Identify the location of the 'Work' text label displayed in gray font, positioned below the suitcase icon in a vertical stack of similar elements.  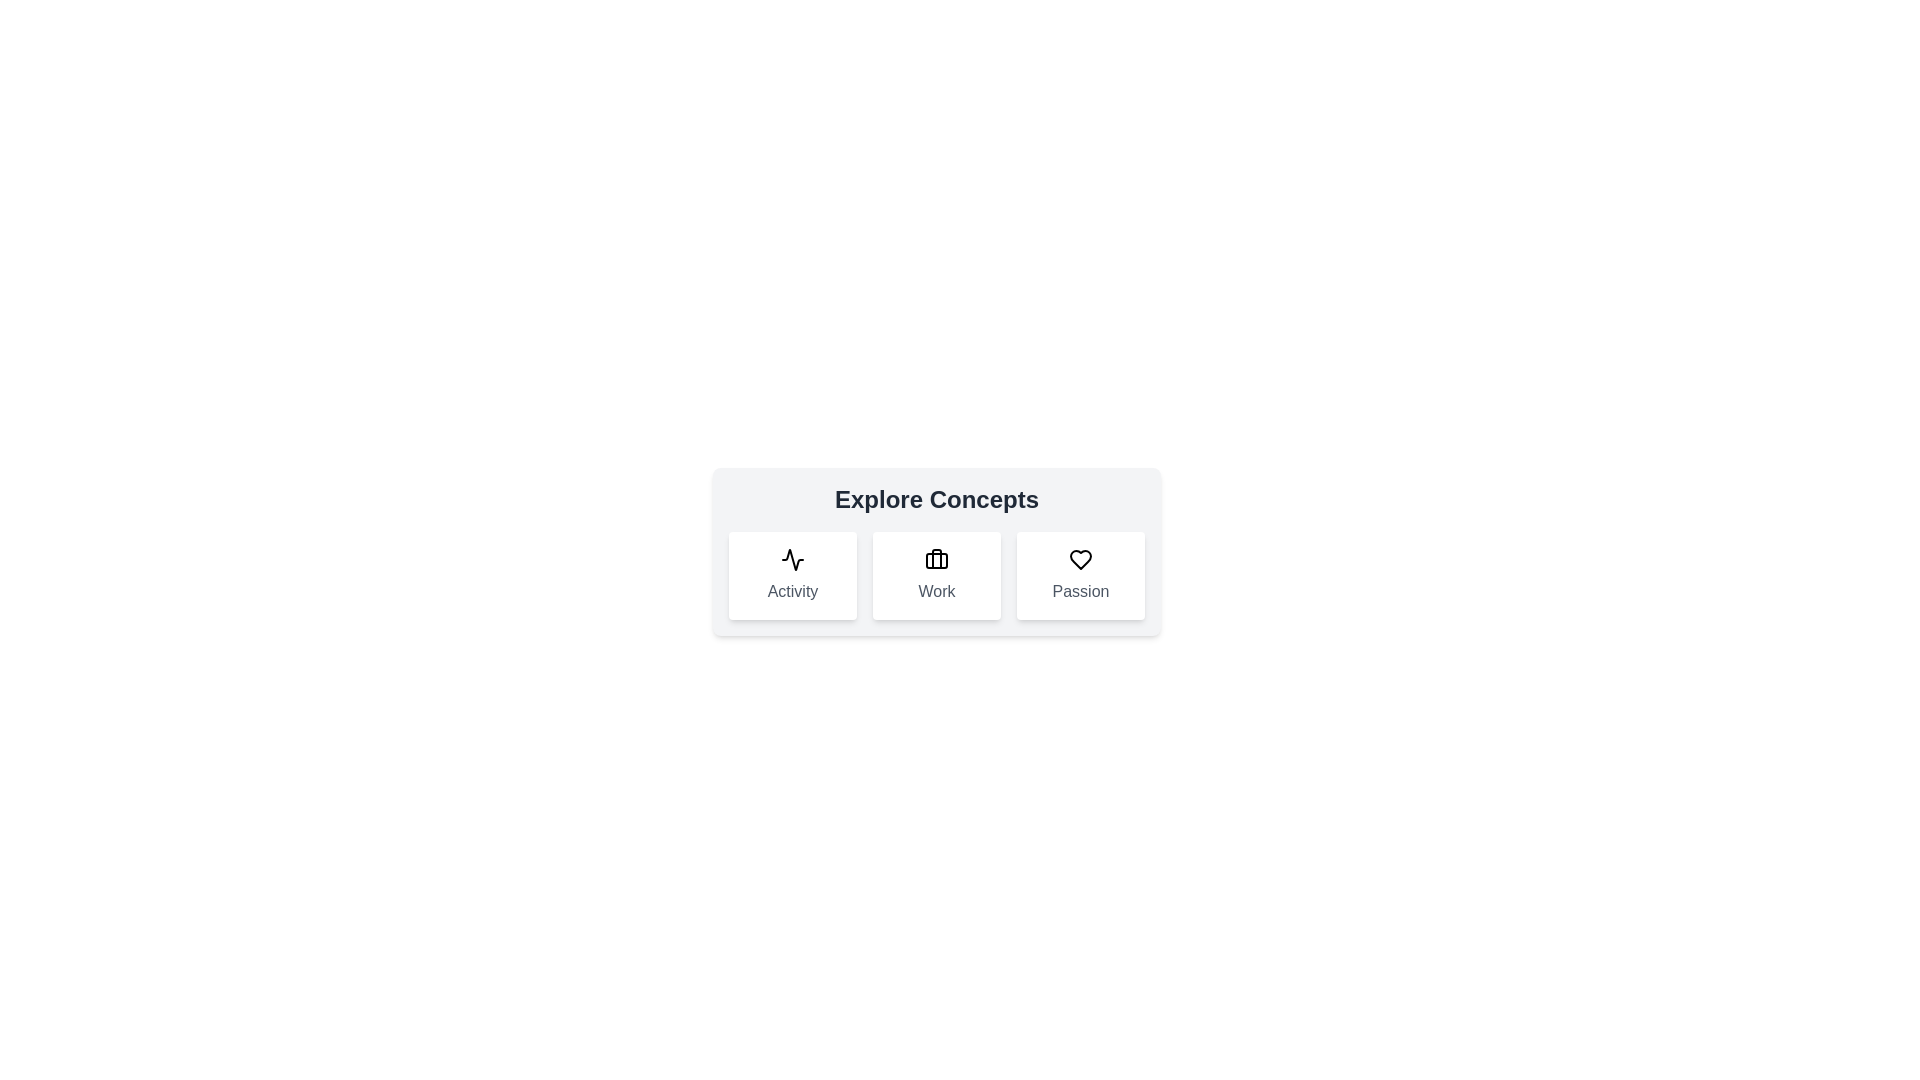
(935, 590).